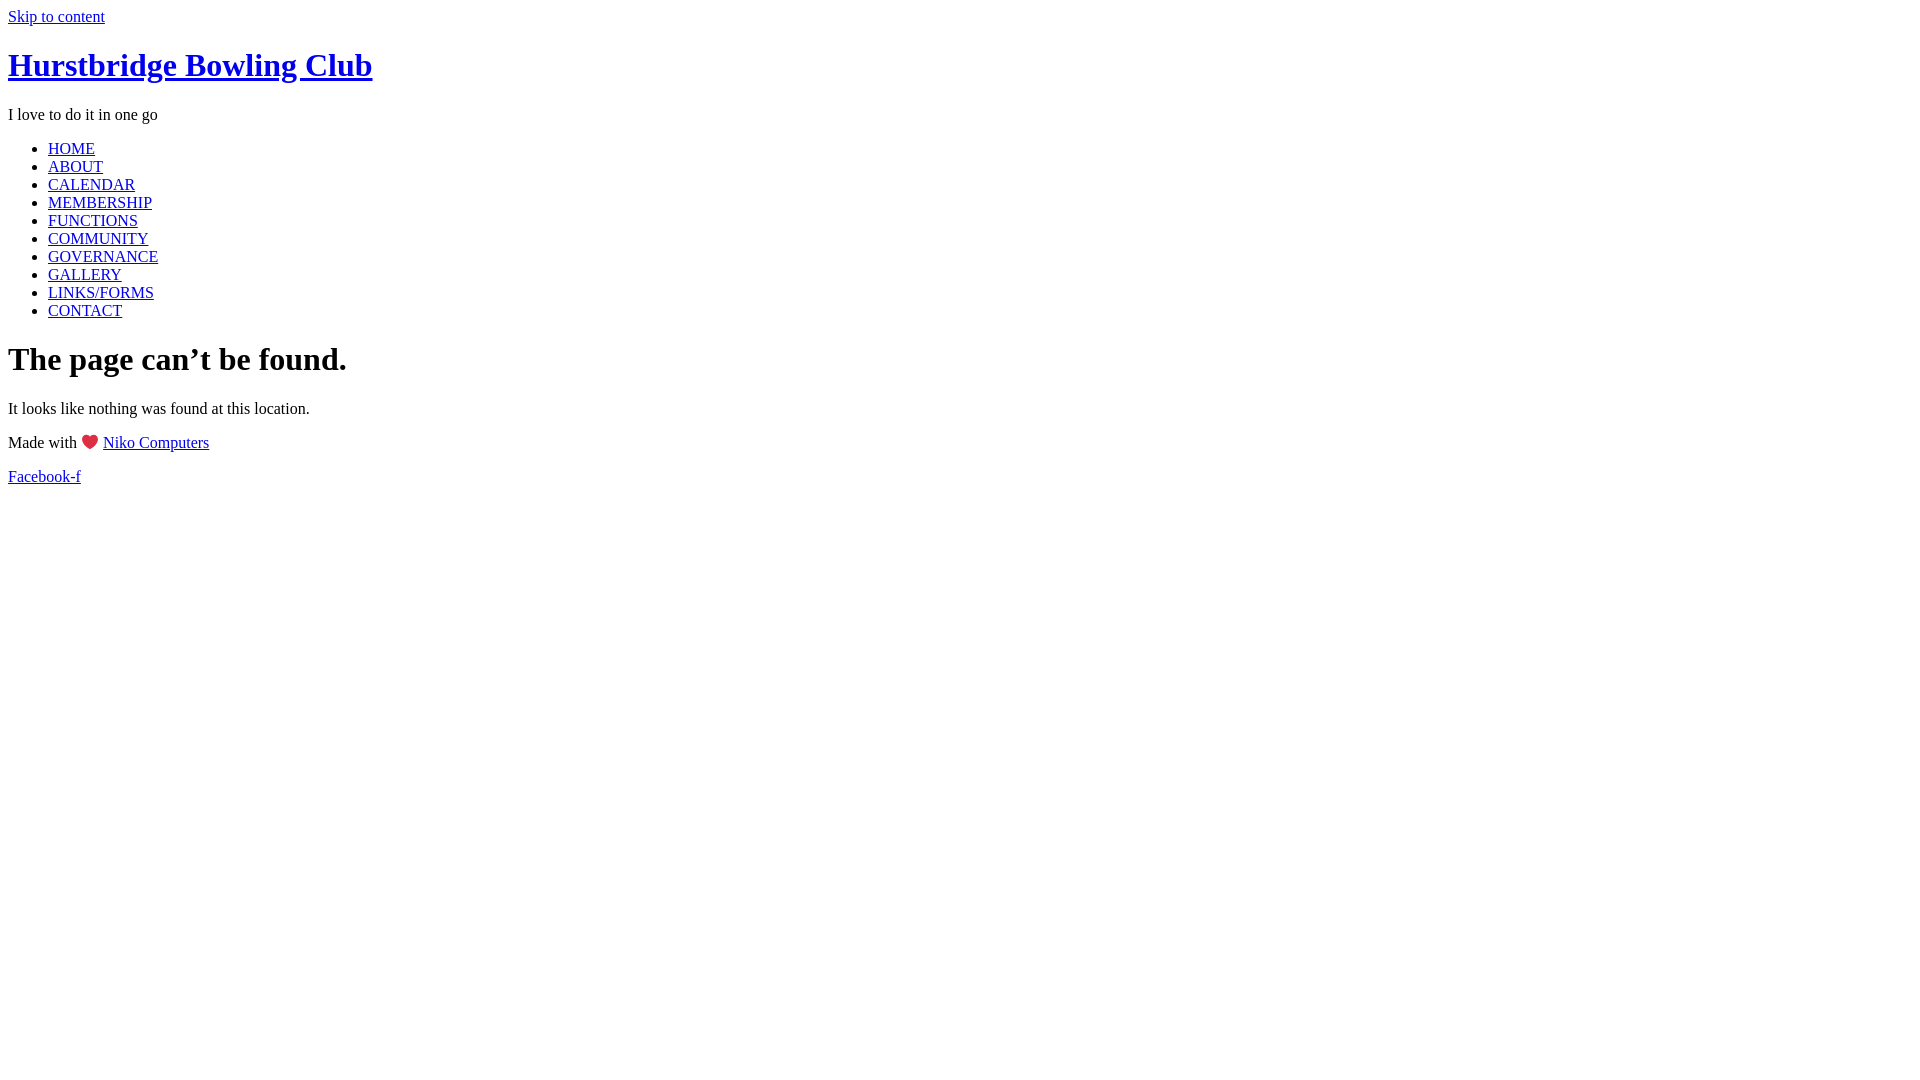  What do you see at coordinates (84, 274) in the screenshot?
I see `'GALLERY'` at bounding box center [84, 274].